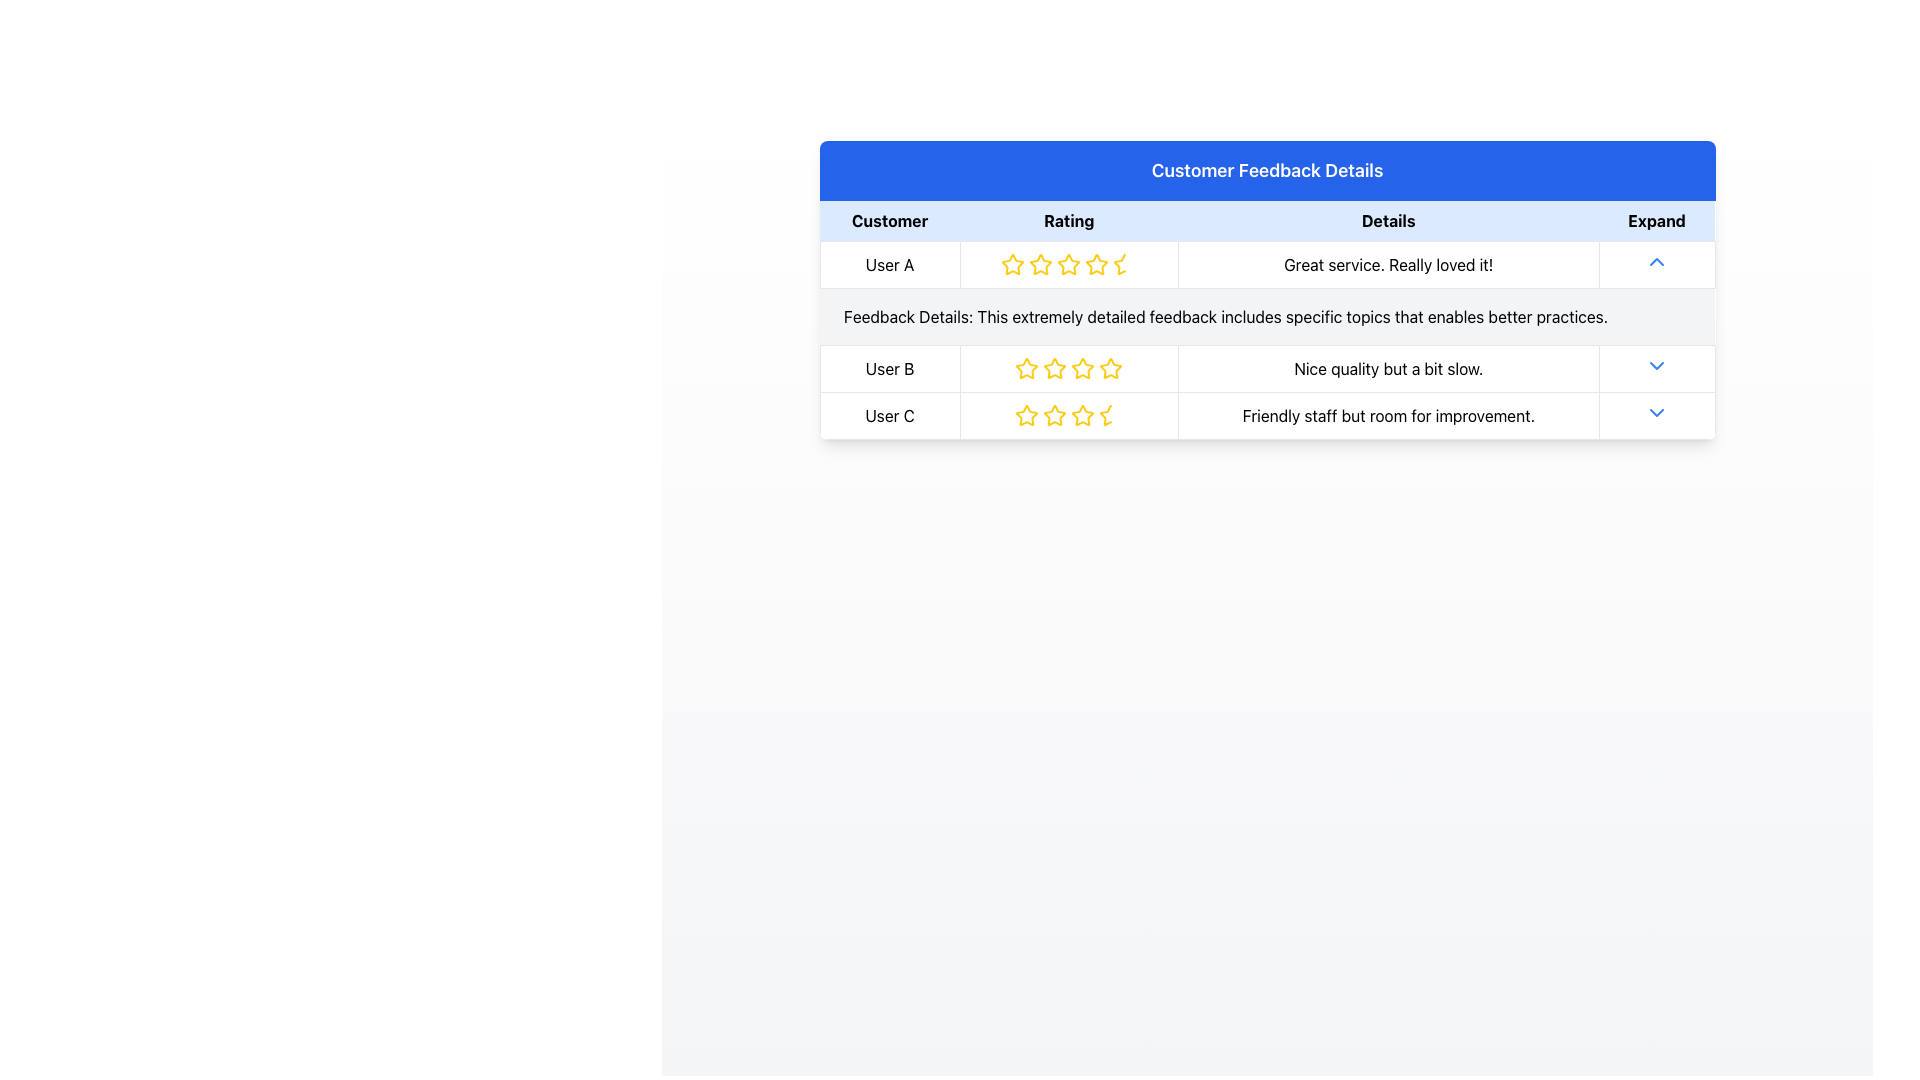  What do you see at coordinates (1040, 263) in the screenshot?
I see `the second star icon with a yellow border in the 'Rating' column of the first row in the 'Customer Feedback Details' table` at bounding box center [1040, 263].